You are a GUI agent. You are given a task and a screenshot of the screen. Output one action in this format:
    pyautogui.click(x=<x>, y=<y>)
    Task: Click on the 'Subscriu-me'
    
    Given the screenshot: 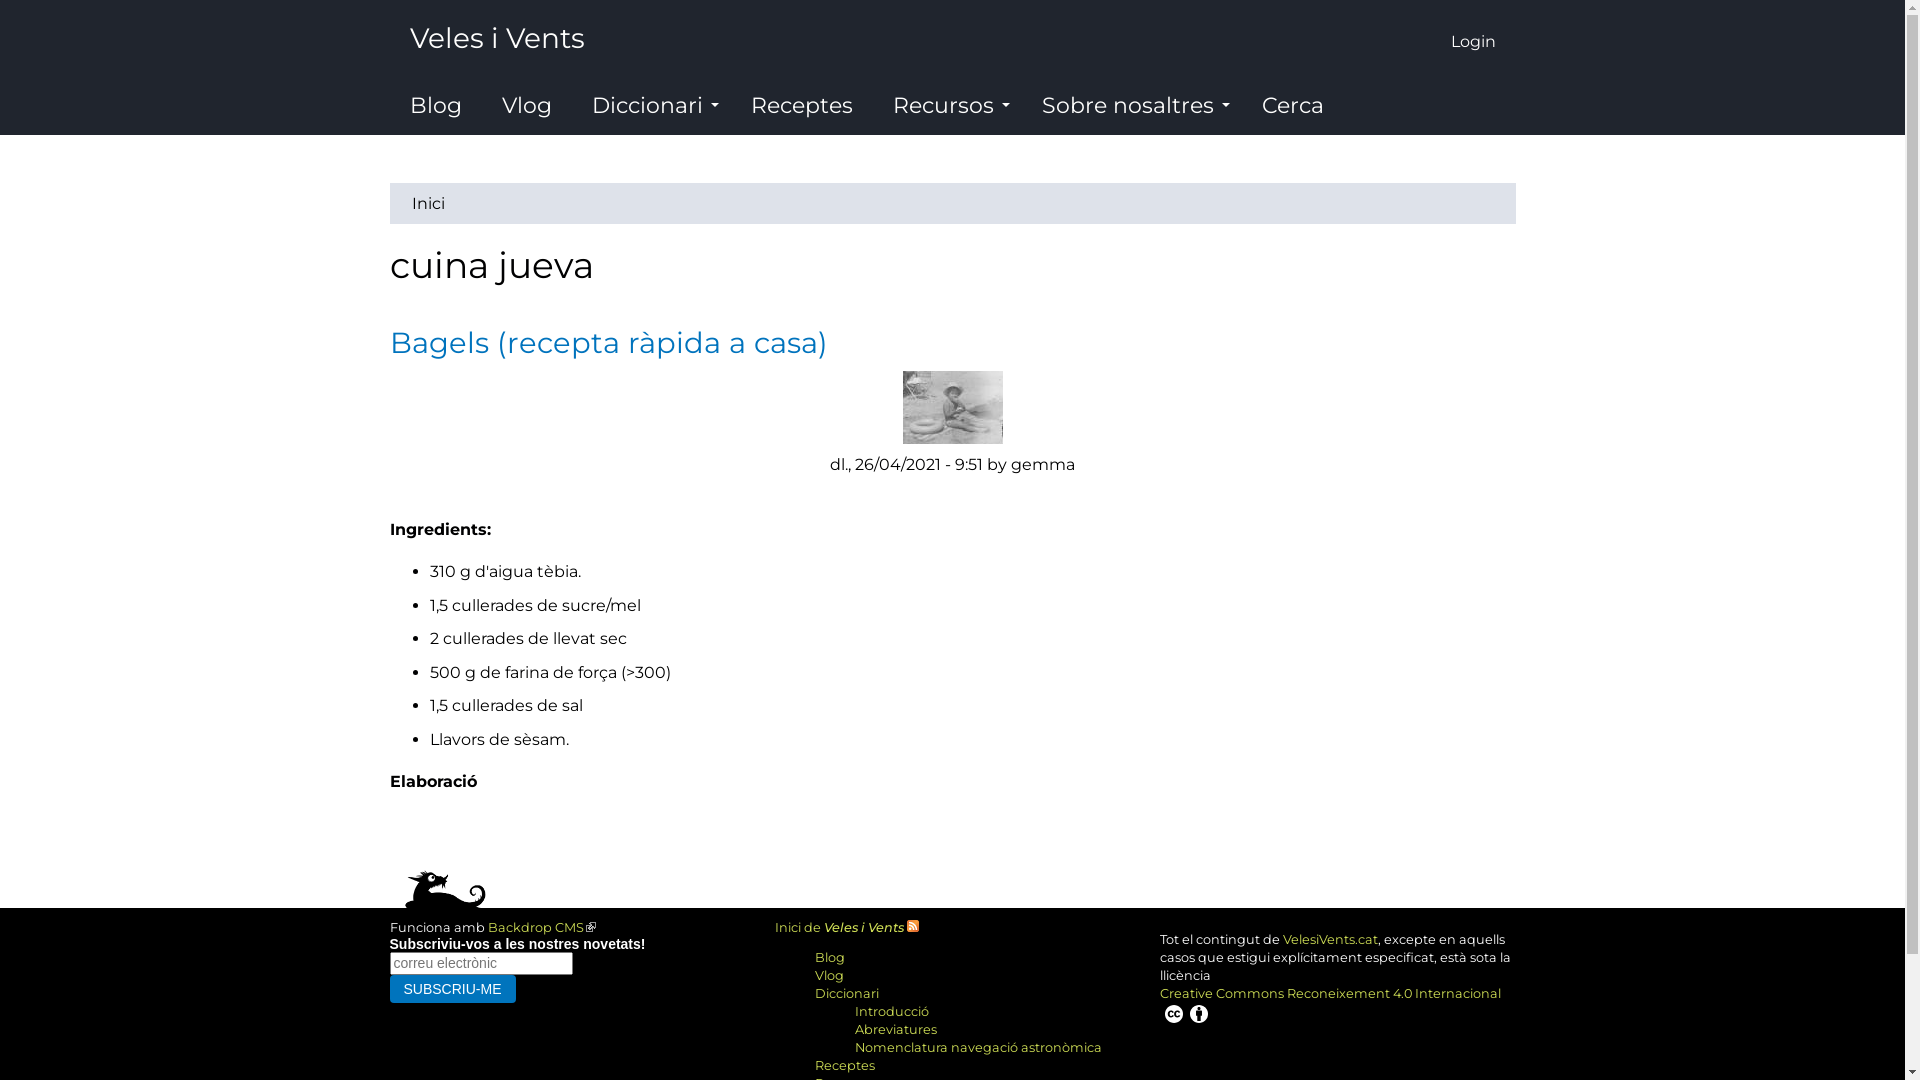 What is the action you would take?
    pyautogui.click(x=389, y=986)
    